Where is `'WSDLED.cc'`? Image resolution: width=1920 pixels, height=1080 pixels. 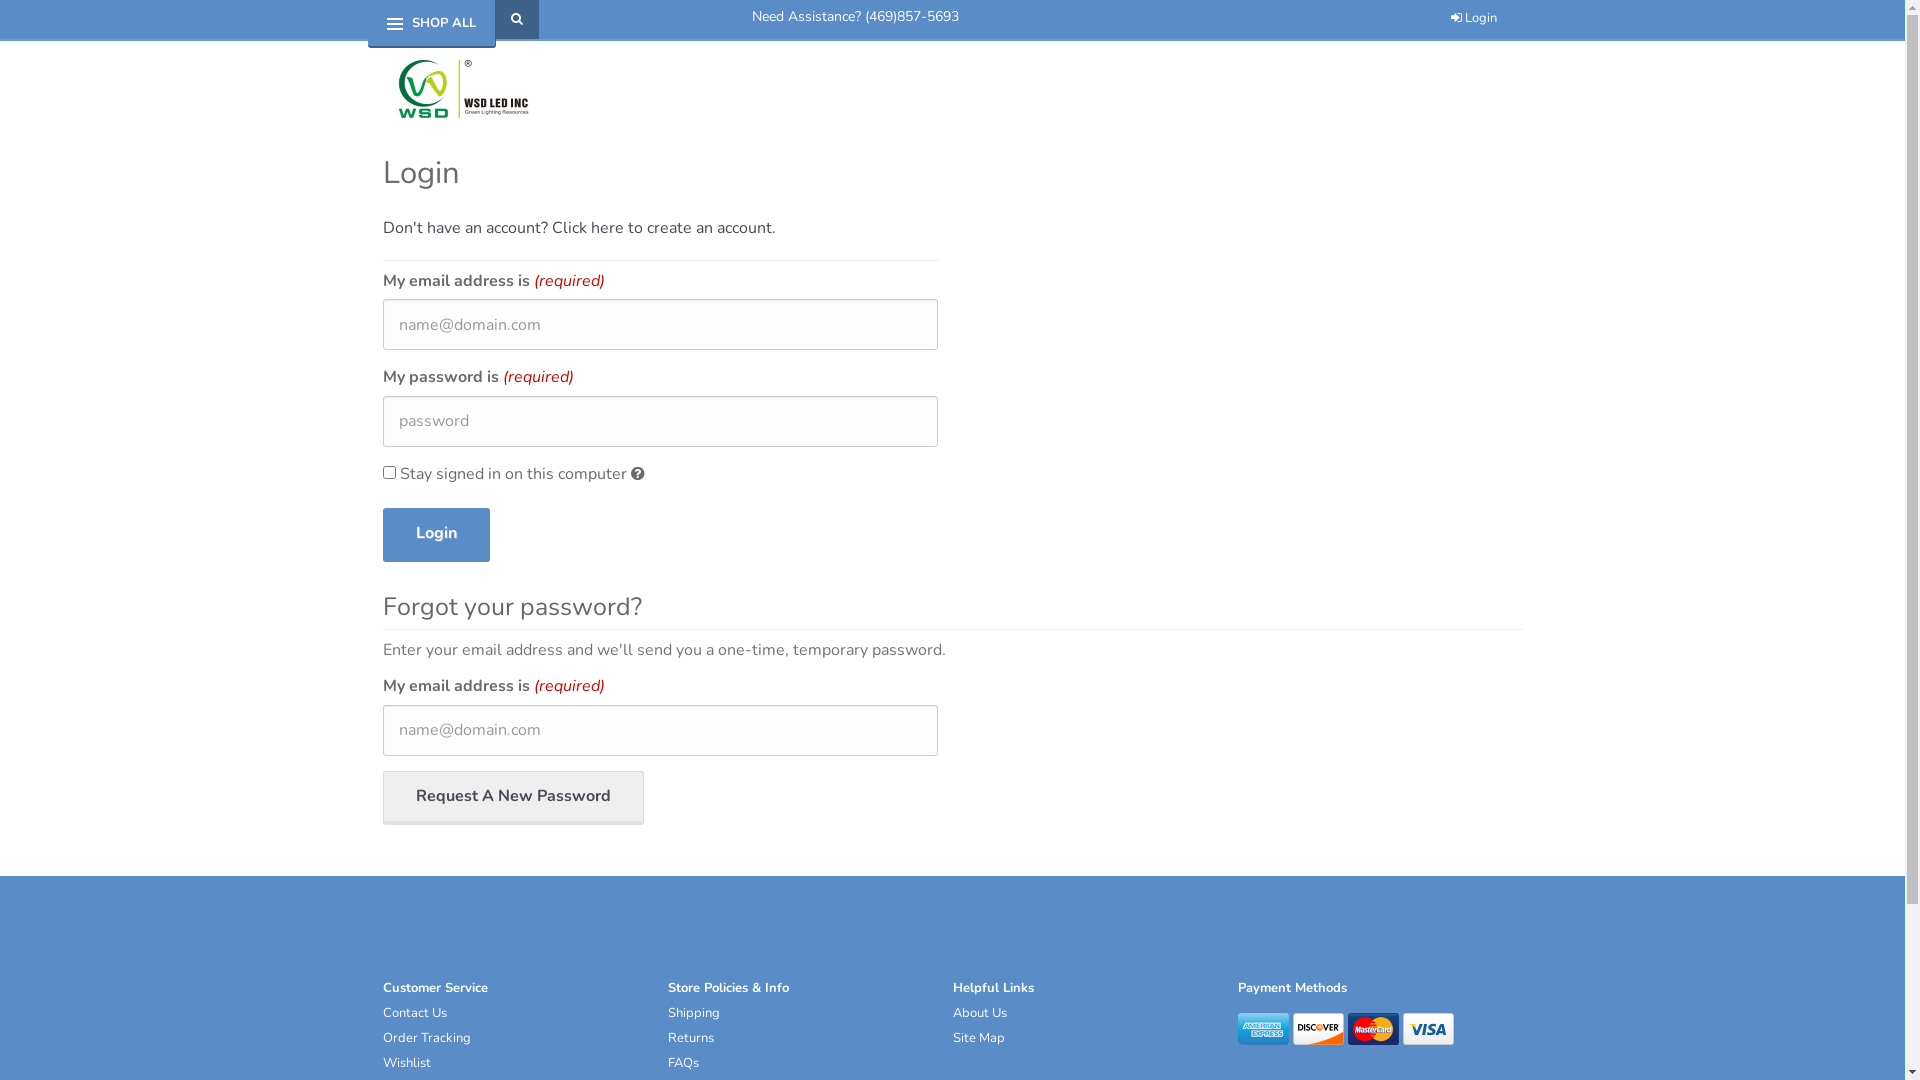 'WSDLED.cc' is located at coordinates (382, 87).